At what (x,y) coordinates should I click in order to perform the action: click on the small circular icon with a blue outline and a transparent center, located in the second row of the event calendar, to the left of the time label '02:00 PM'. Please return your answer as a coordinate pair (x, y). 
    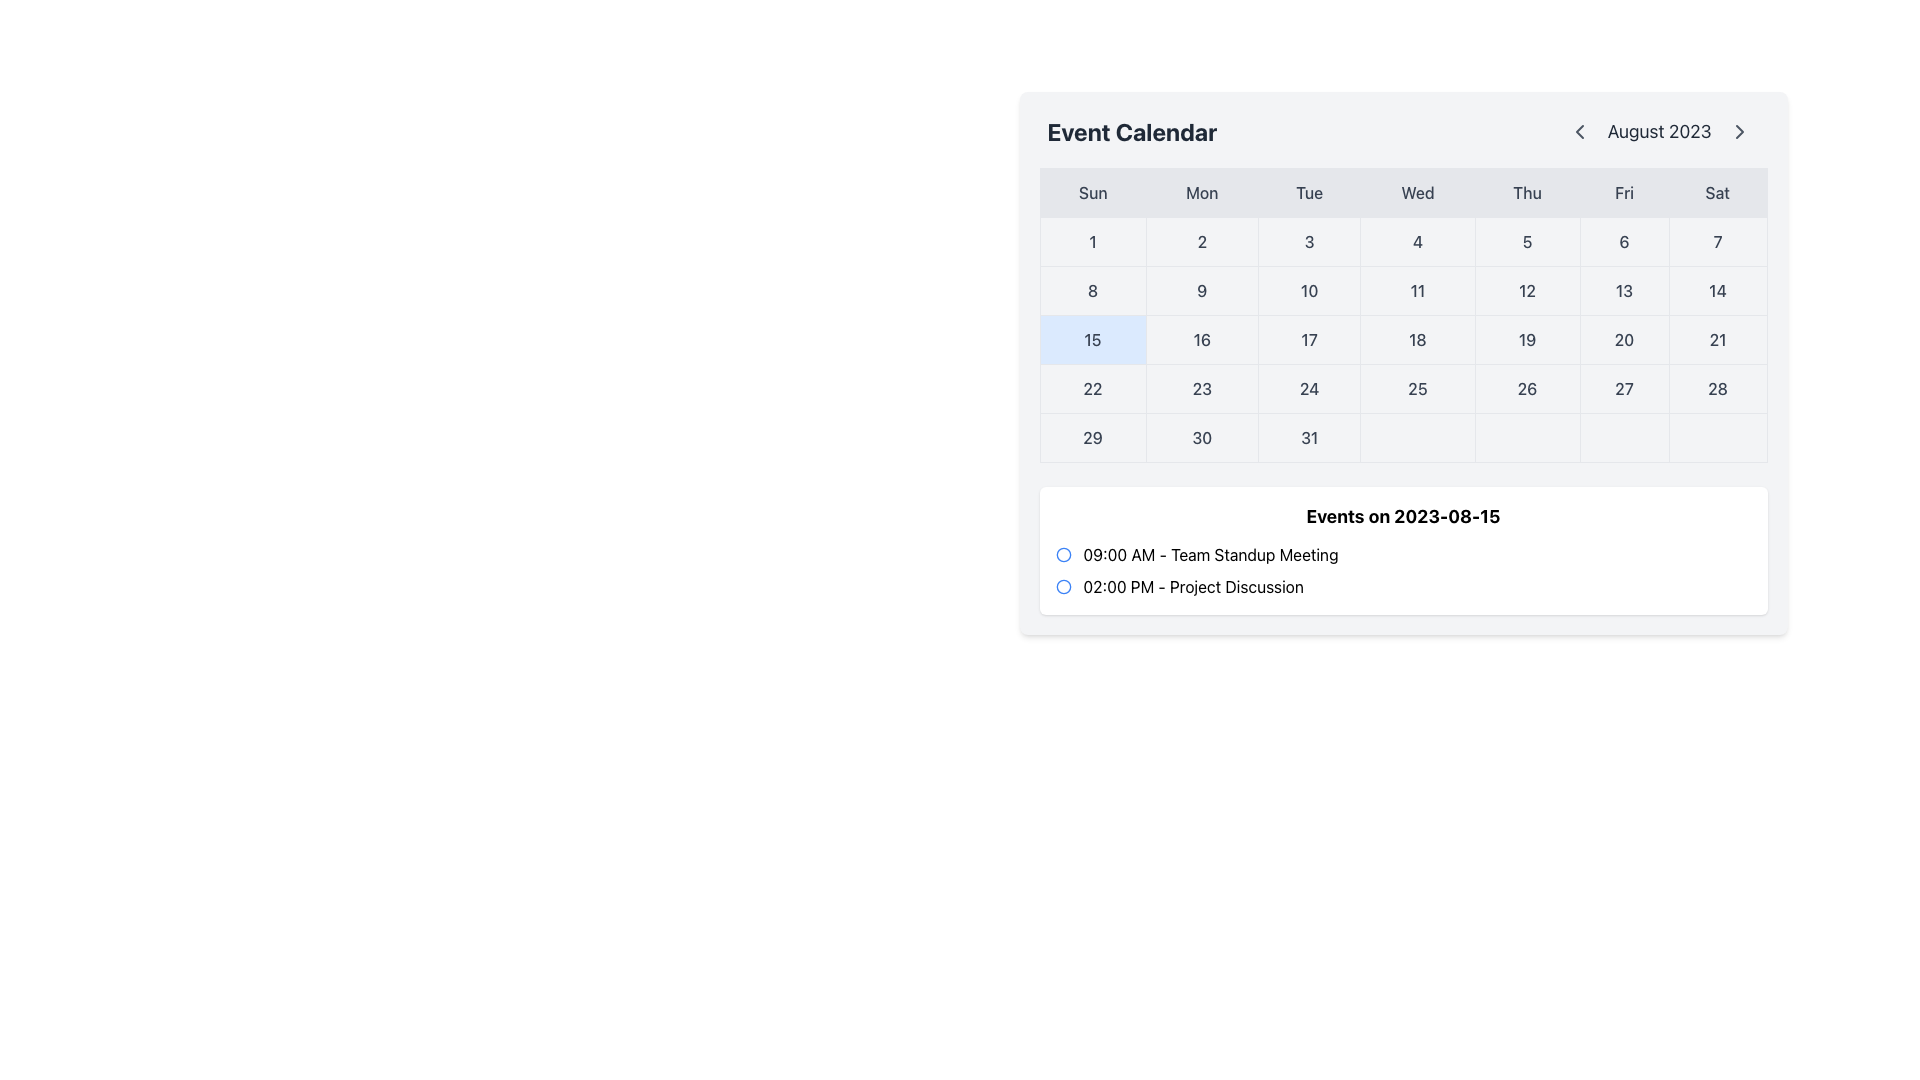
    Looking at the image, I should click on (1062, 585).